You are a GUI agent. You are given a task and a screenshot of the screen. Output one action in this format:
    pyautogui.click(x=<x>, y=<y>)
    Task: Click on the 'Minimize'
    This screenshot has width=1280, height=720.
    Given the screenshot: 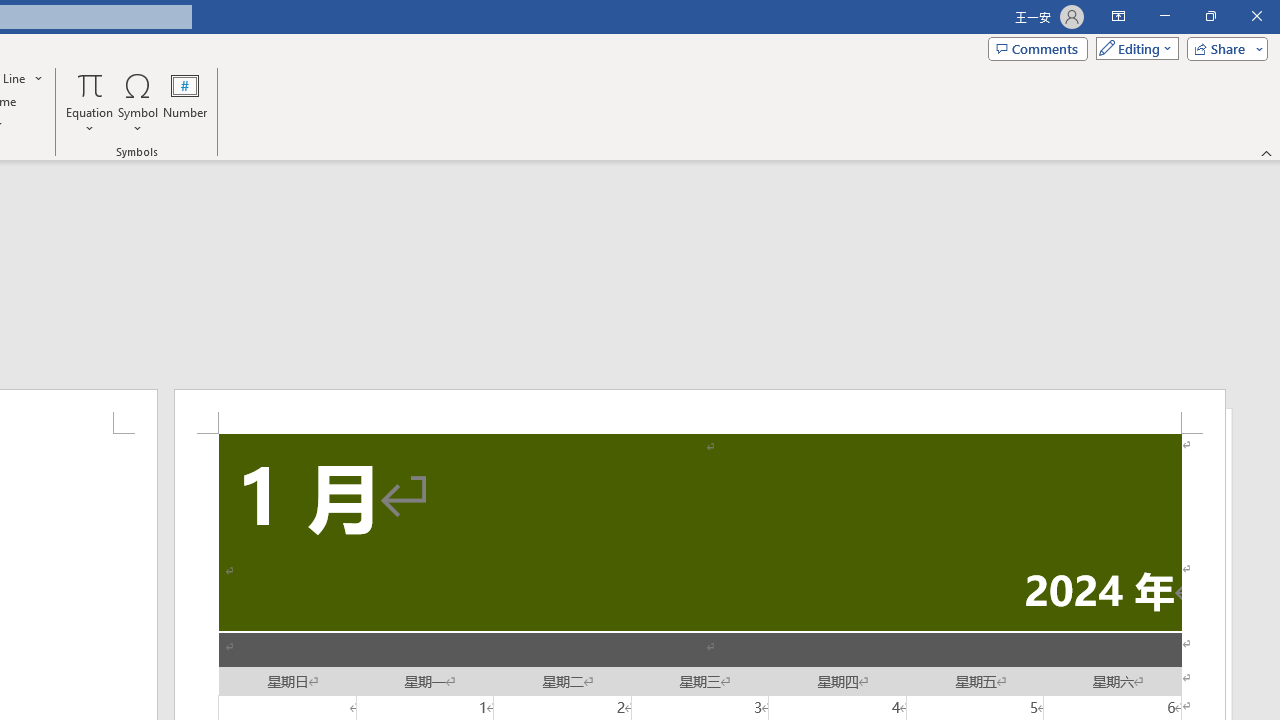 What is the action you would take?
    pyautogui.click(x=1164, y=16)
    